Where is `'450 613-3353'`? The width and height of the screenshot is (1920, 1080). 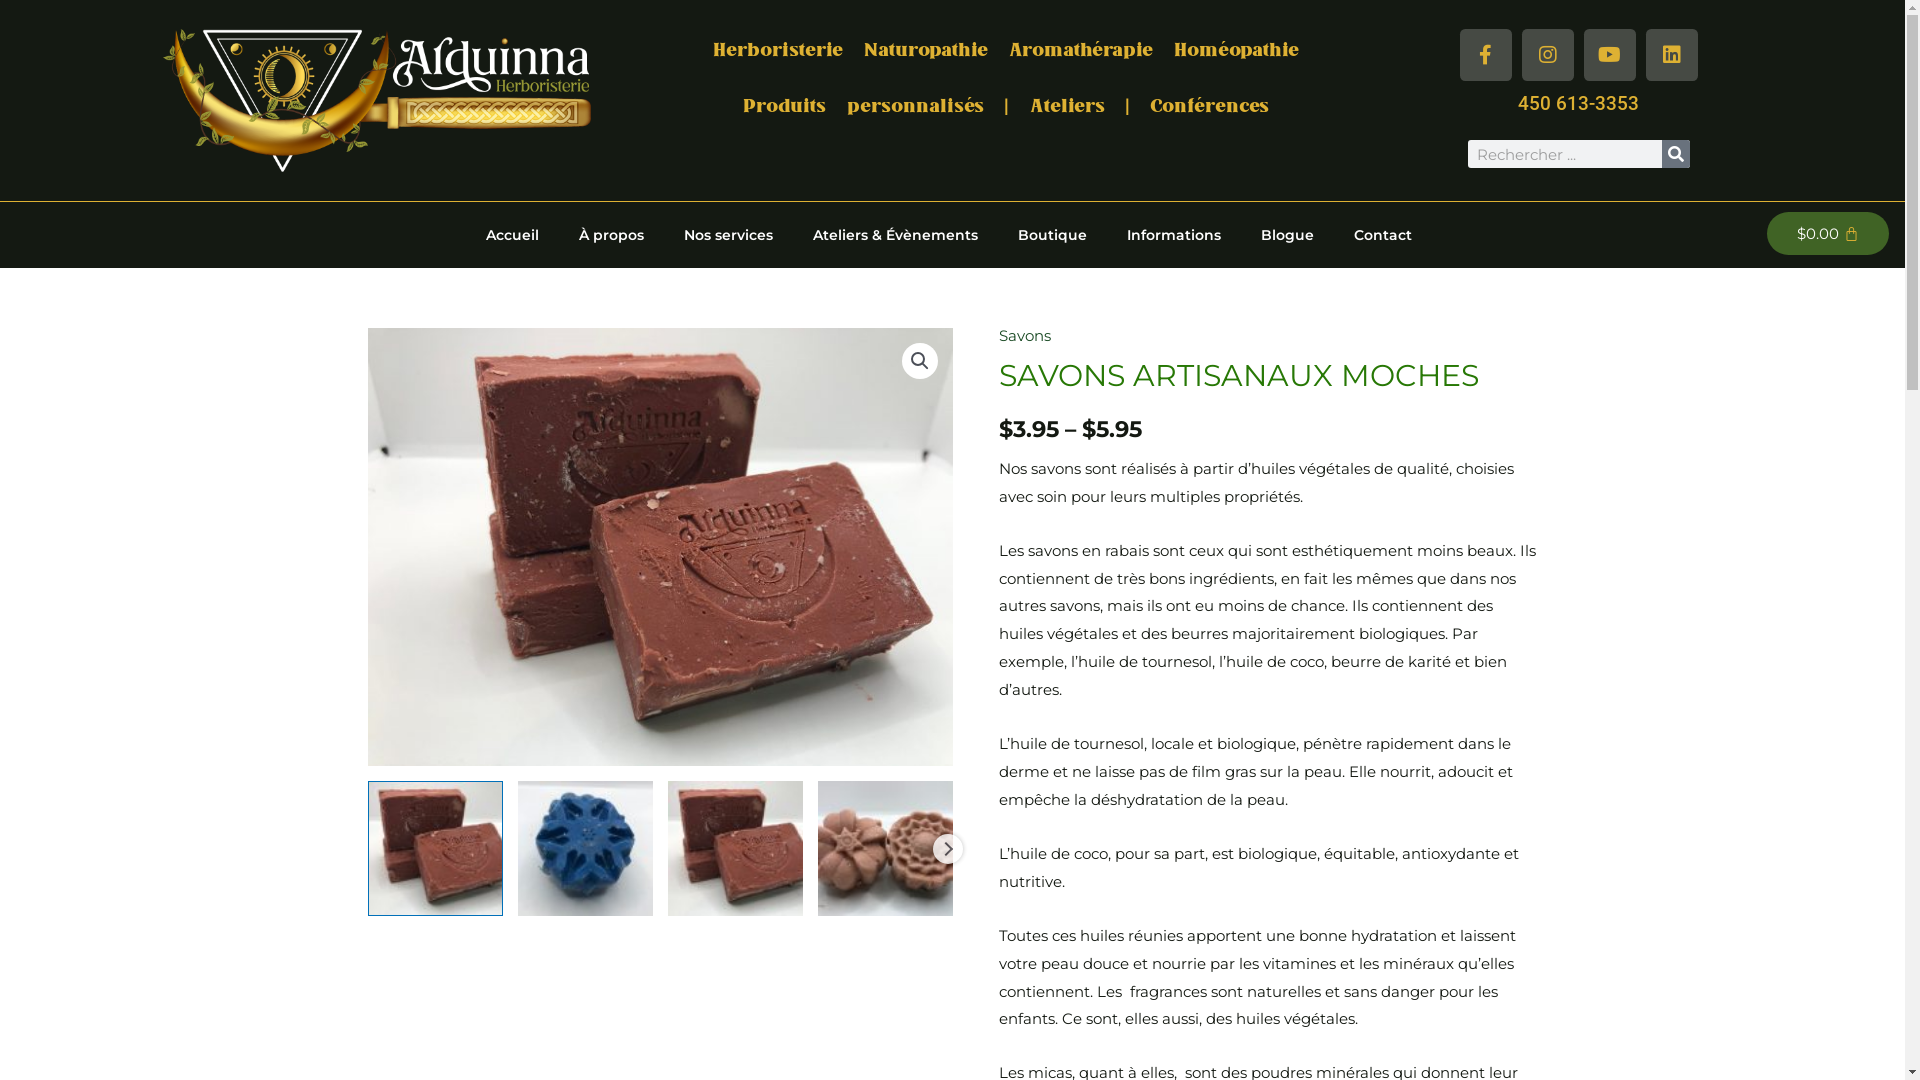
'450 613-3353' is located at coordinates (1577, 103).